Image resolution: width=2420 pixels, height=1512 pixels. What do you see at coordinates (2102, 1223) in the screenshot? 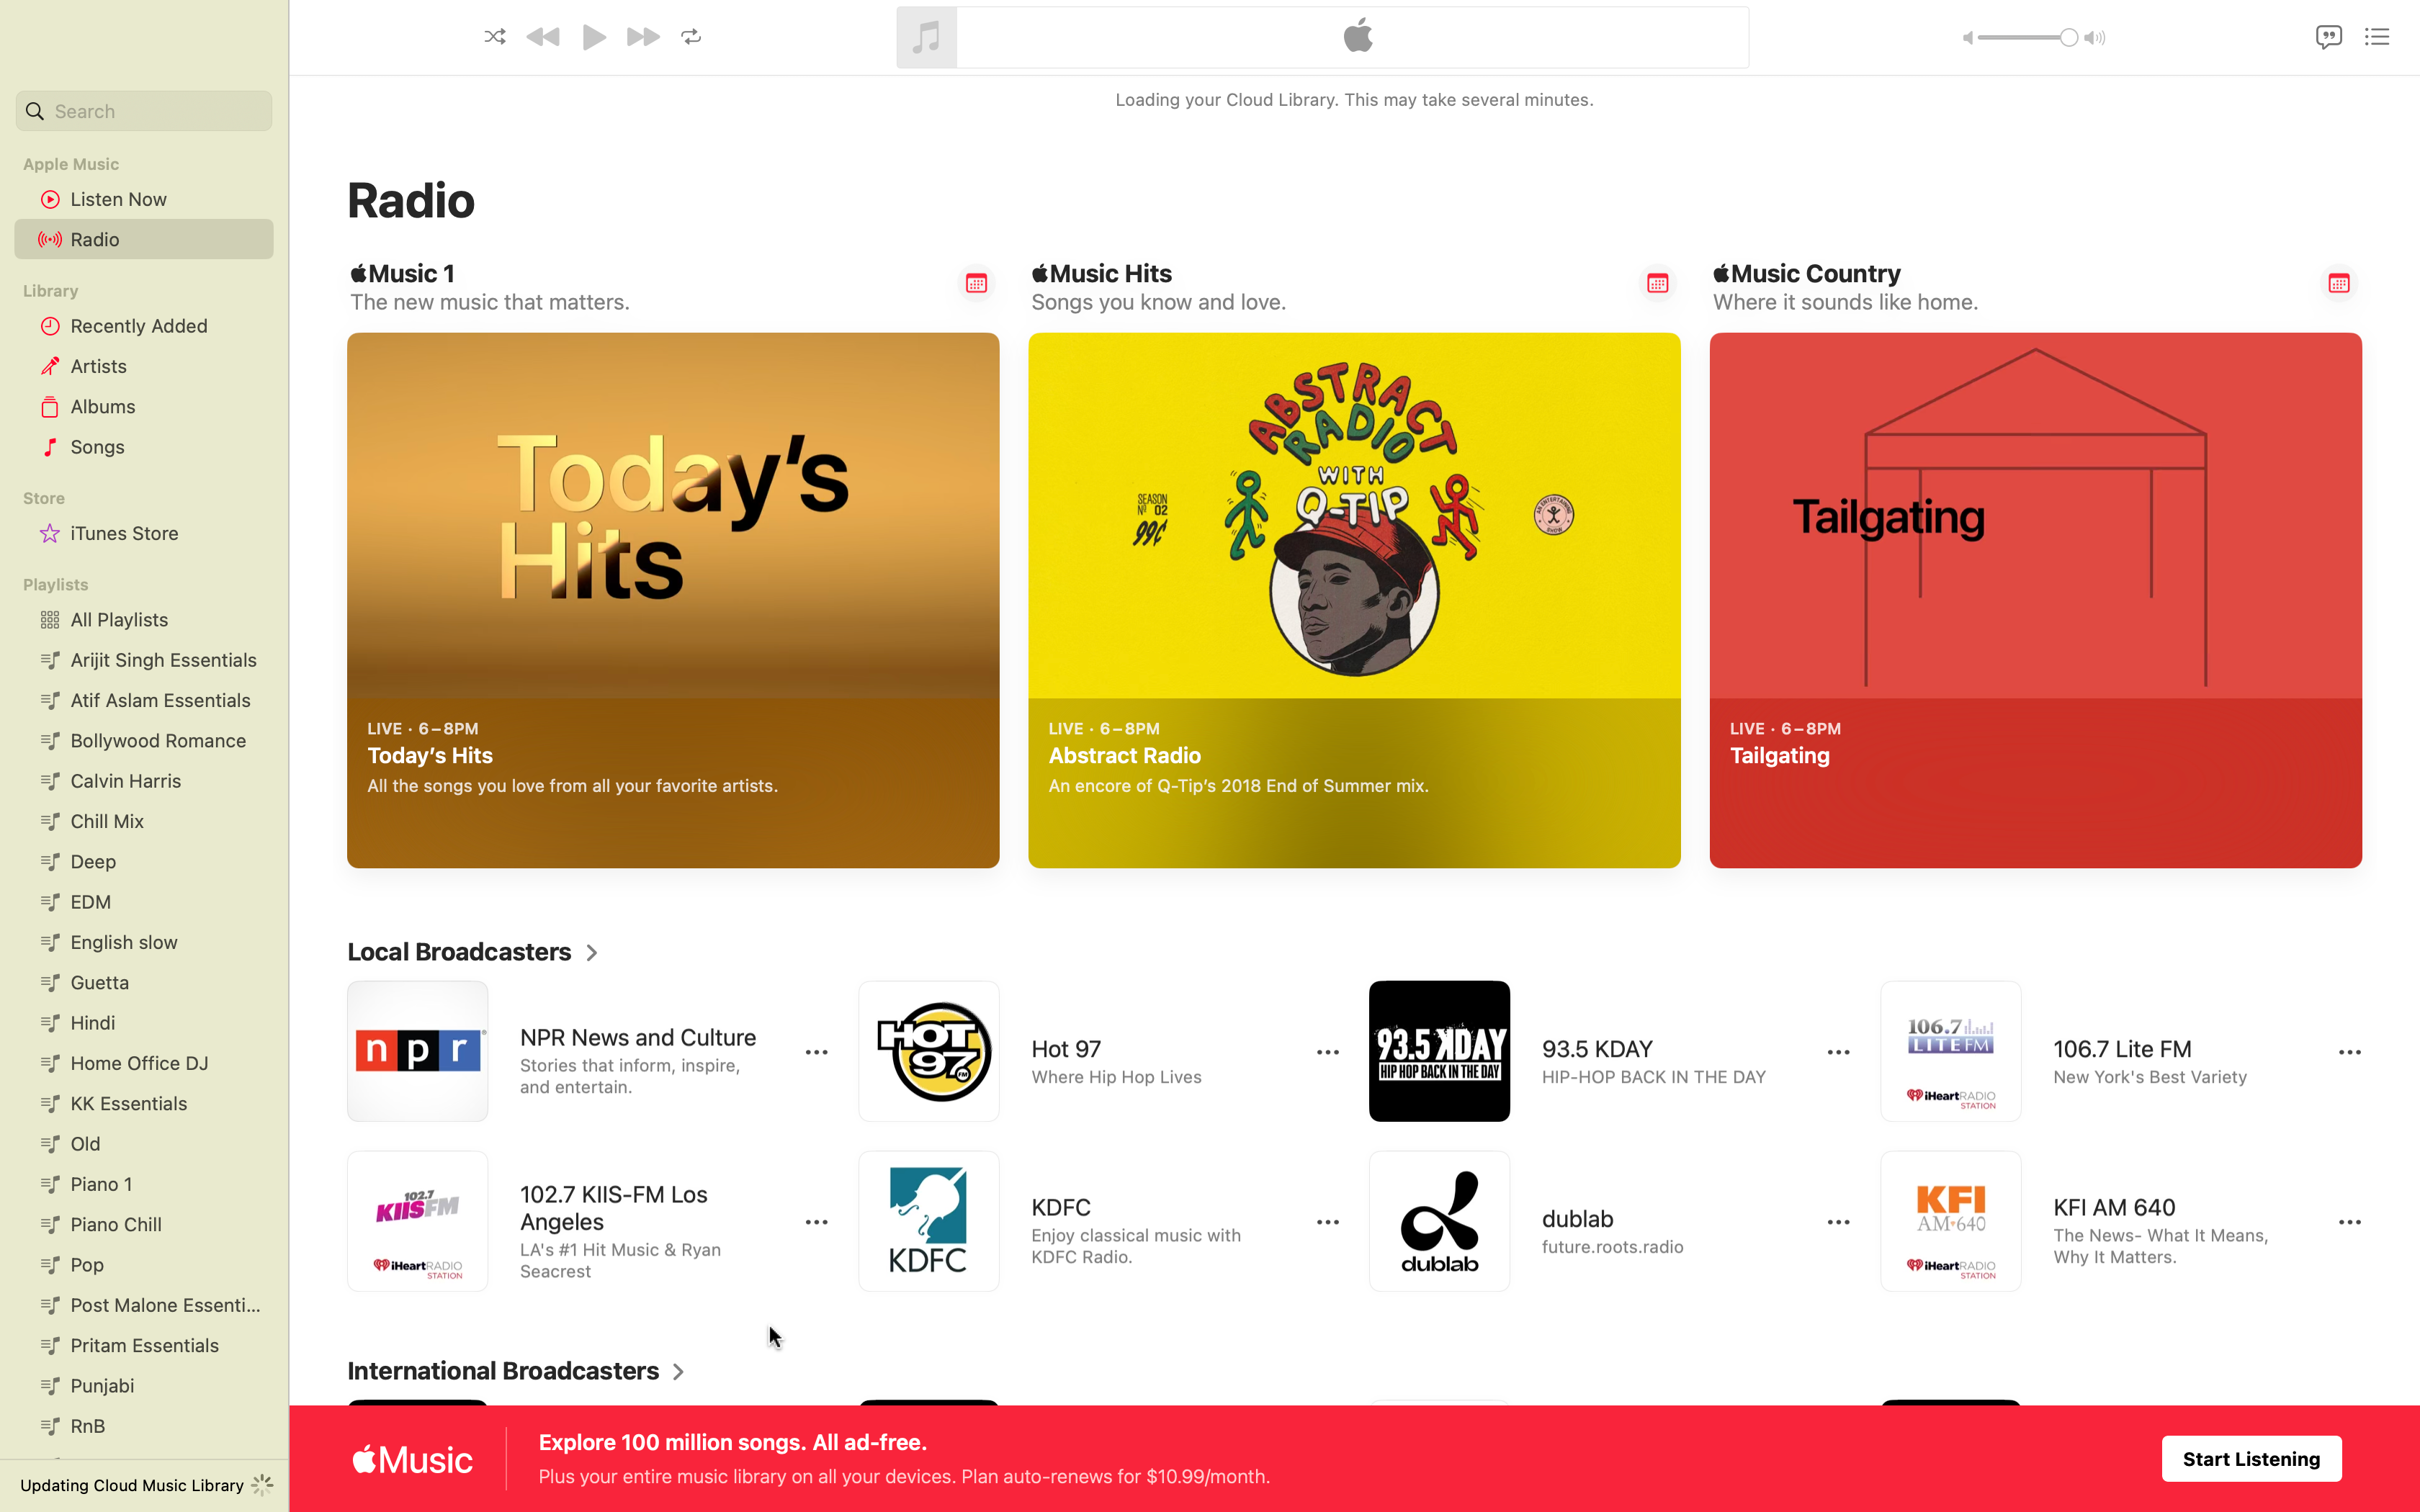
I see `Run the KFI AM streaming` at bounding box center [2102, 1223].